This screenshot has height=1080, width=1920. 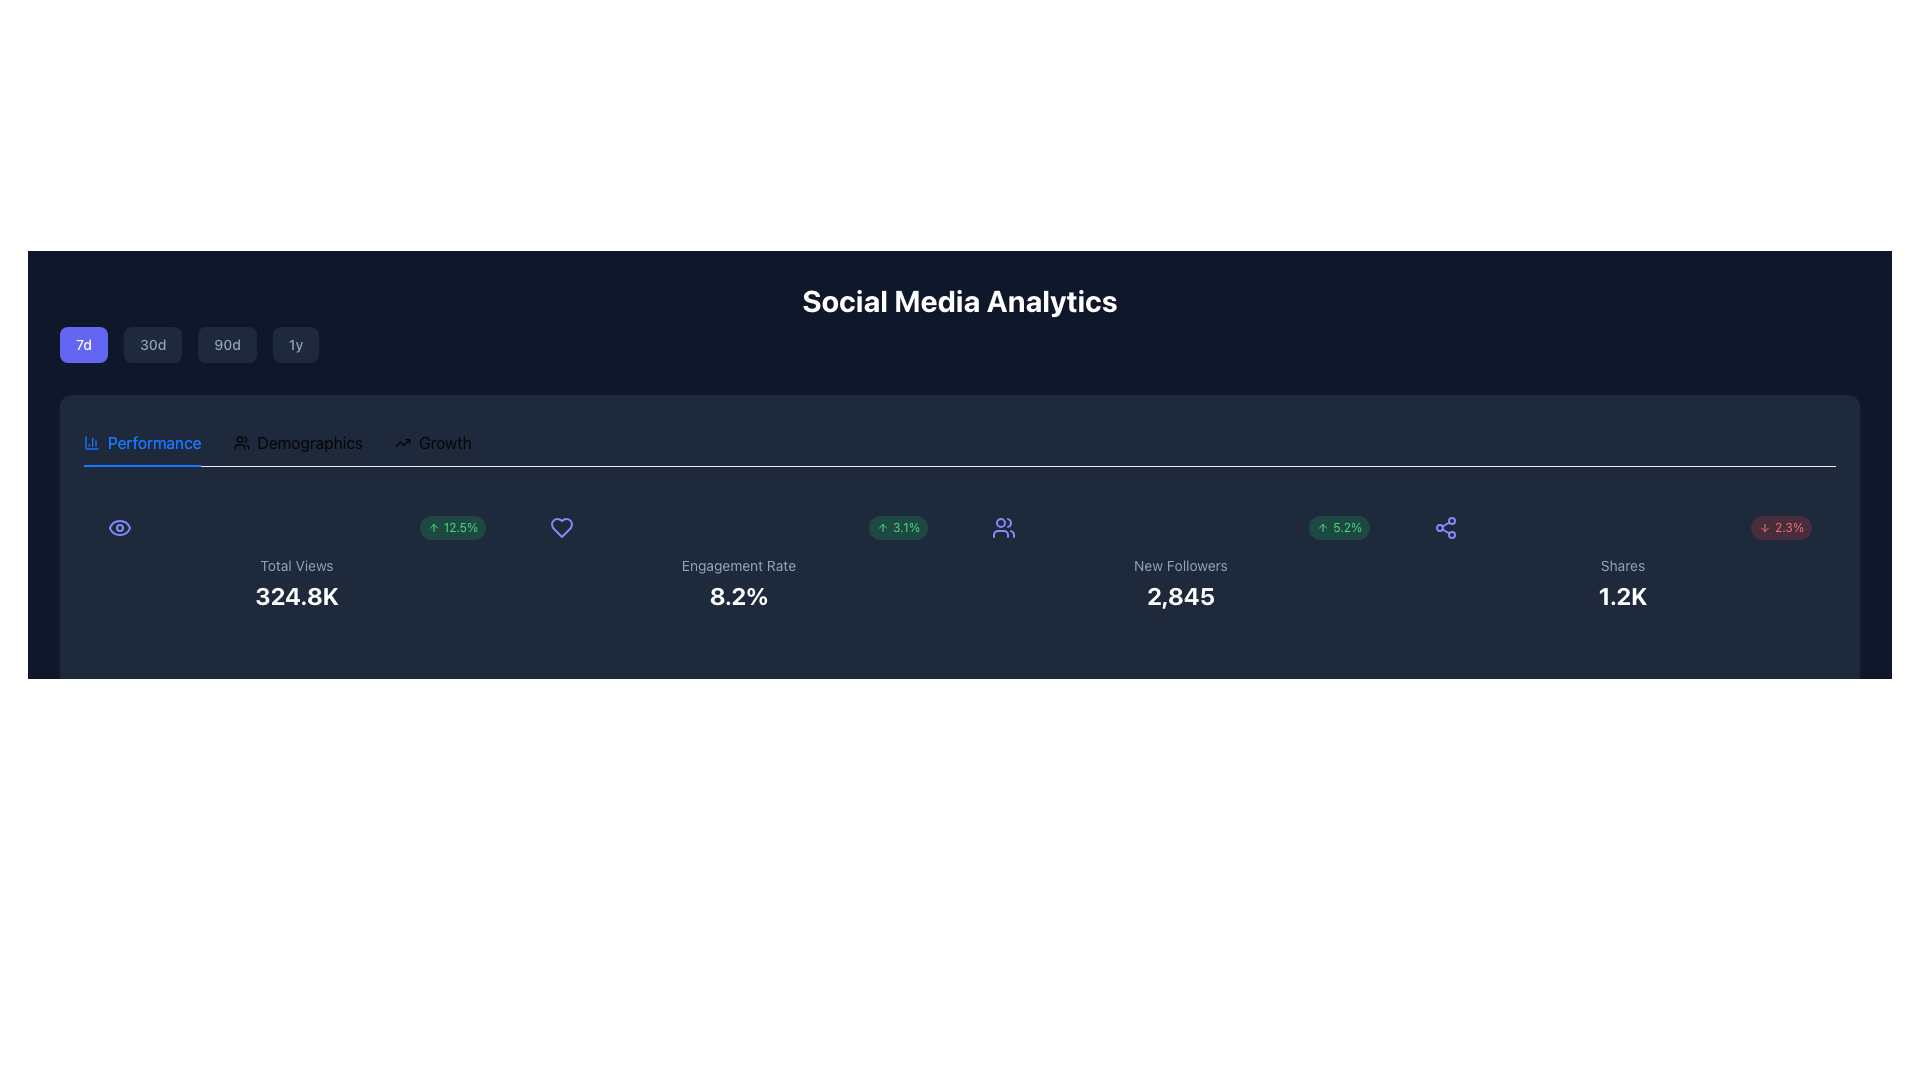 What do you see at coordinates (1781, 527) in the screenshot?
I see `displayed text from the Label indicating percentage change in the 'Performance' tab, located to the far-right of the horizontal bar, following the 'Shares' label` at bounding box center [1781, 527].